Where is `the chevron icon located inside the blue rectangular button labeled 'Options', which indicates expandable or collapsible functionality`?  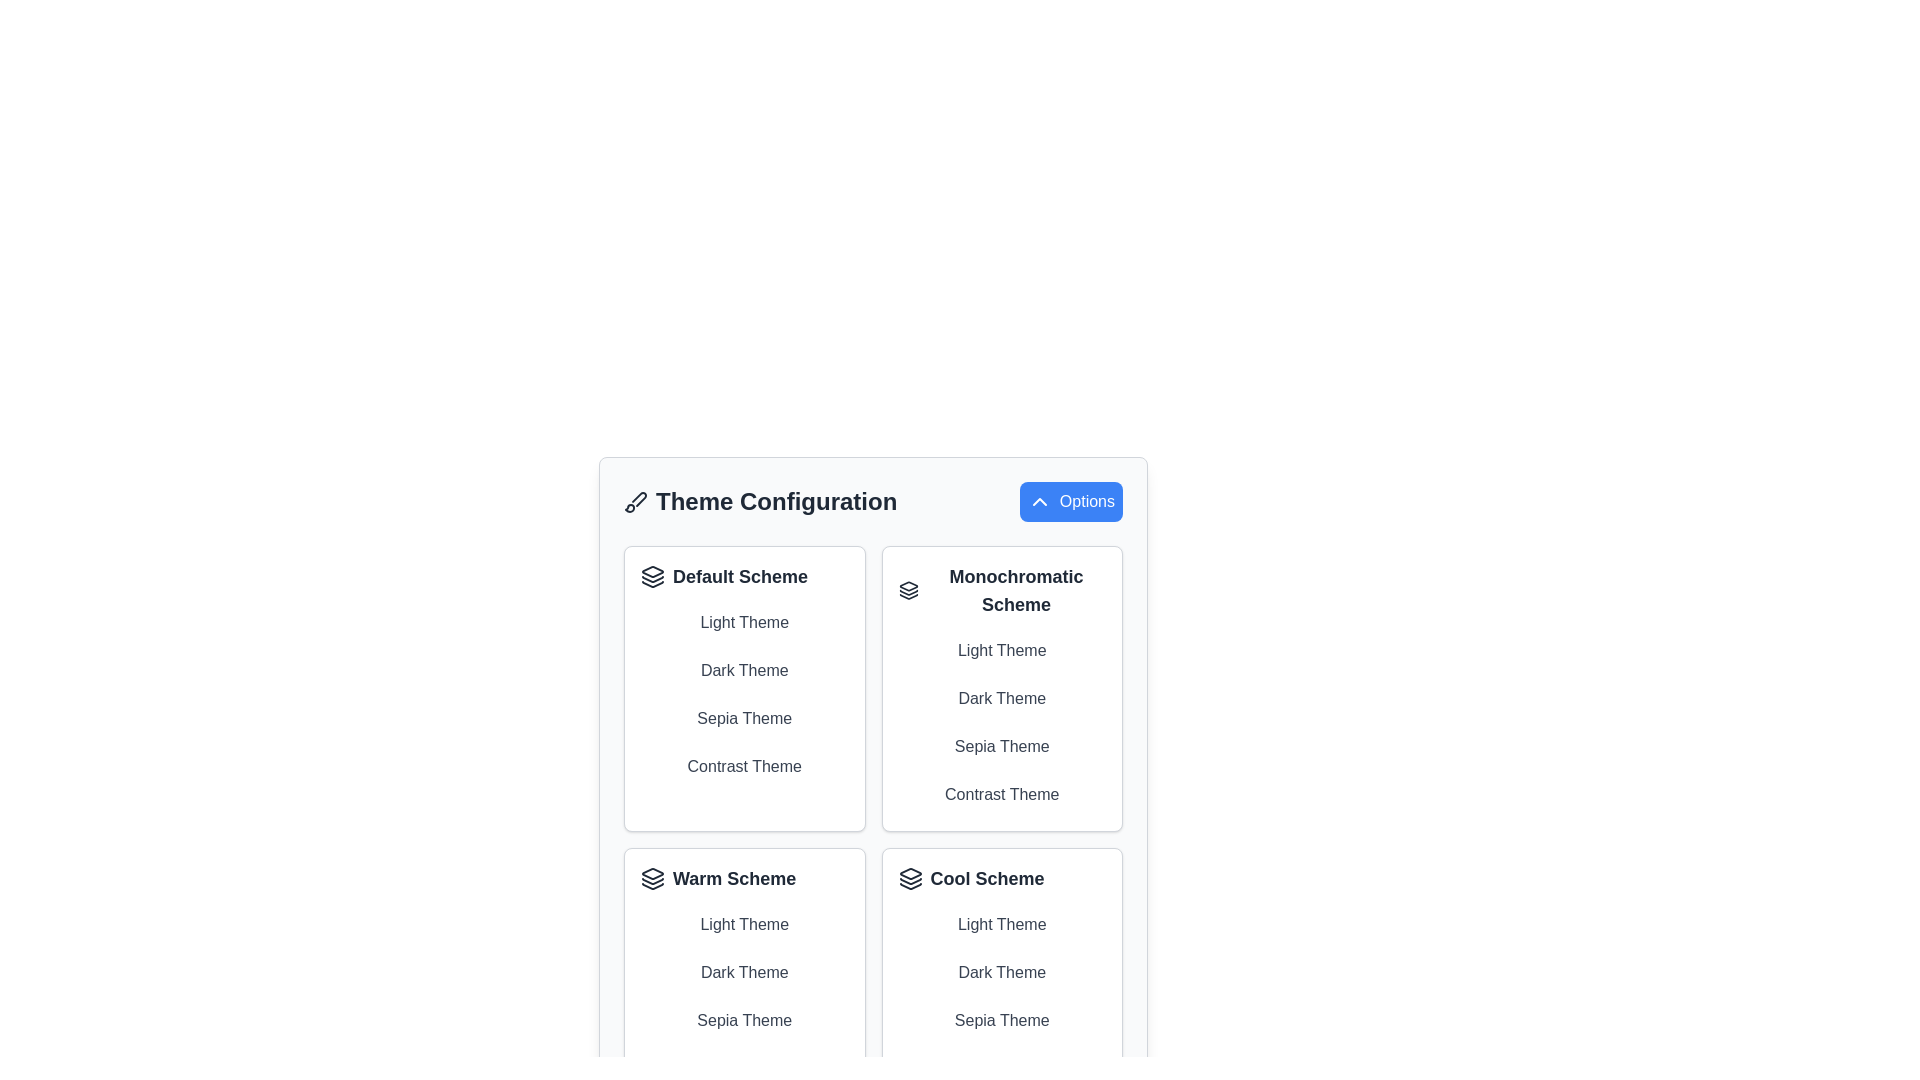 the chevron icon located inside the blue rectangular button labeled 'Options', which indicates expandable or collapsible functionality is located at coordinates (1039, 500).